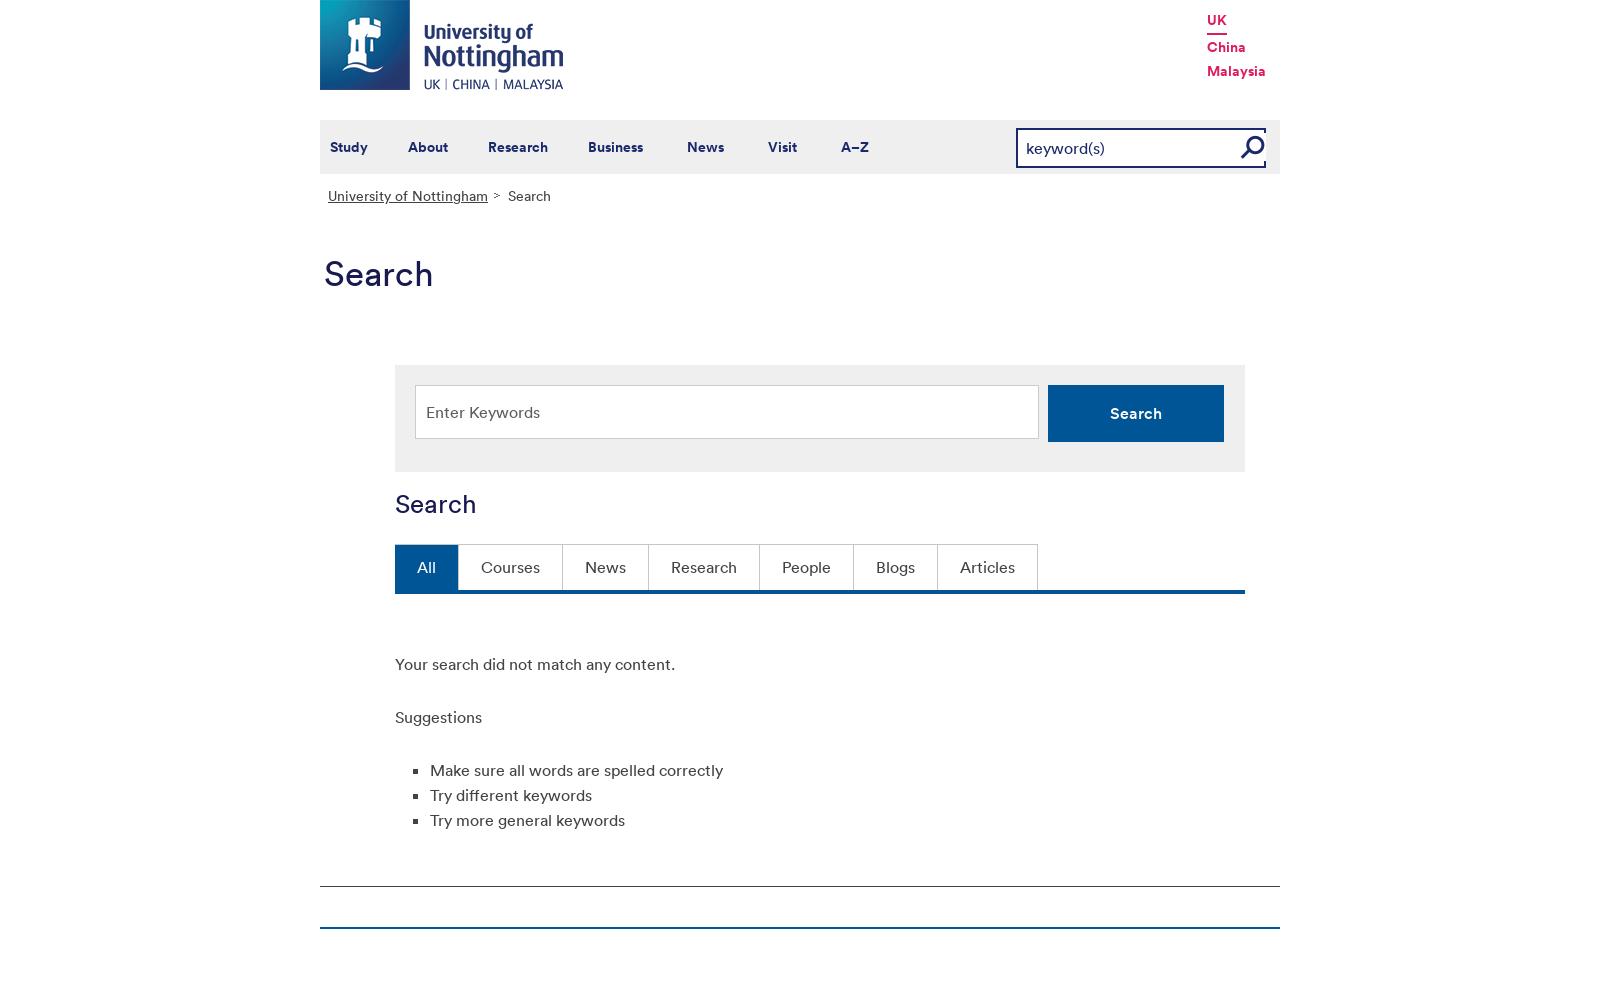 Image resolution: width=1600 pixels, height=1000 pixels. Describe the element at coordinates (329, 147) in the screenshot. I see `'Study'` at that location.